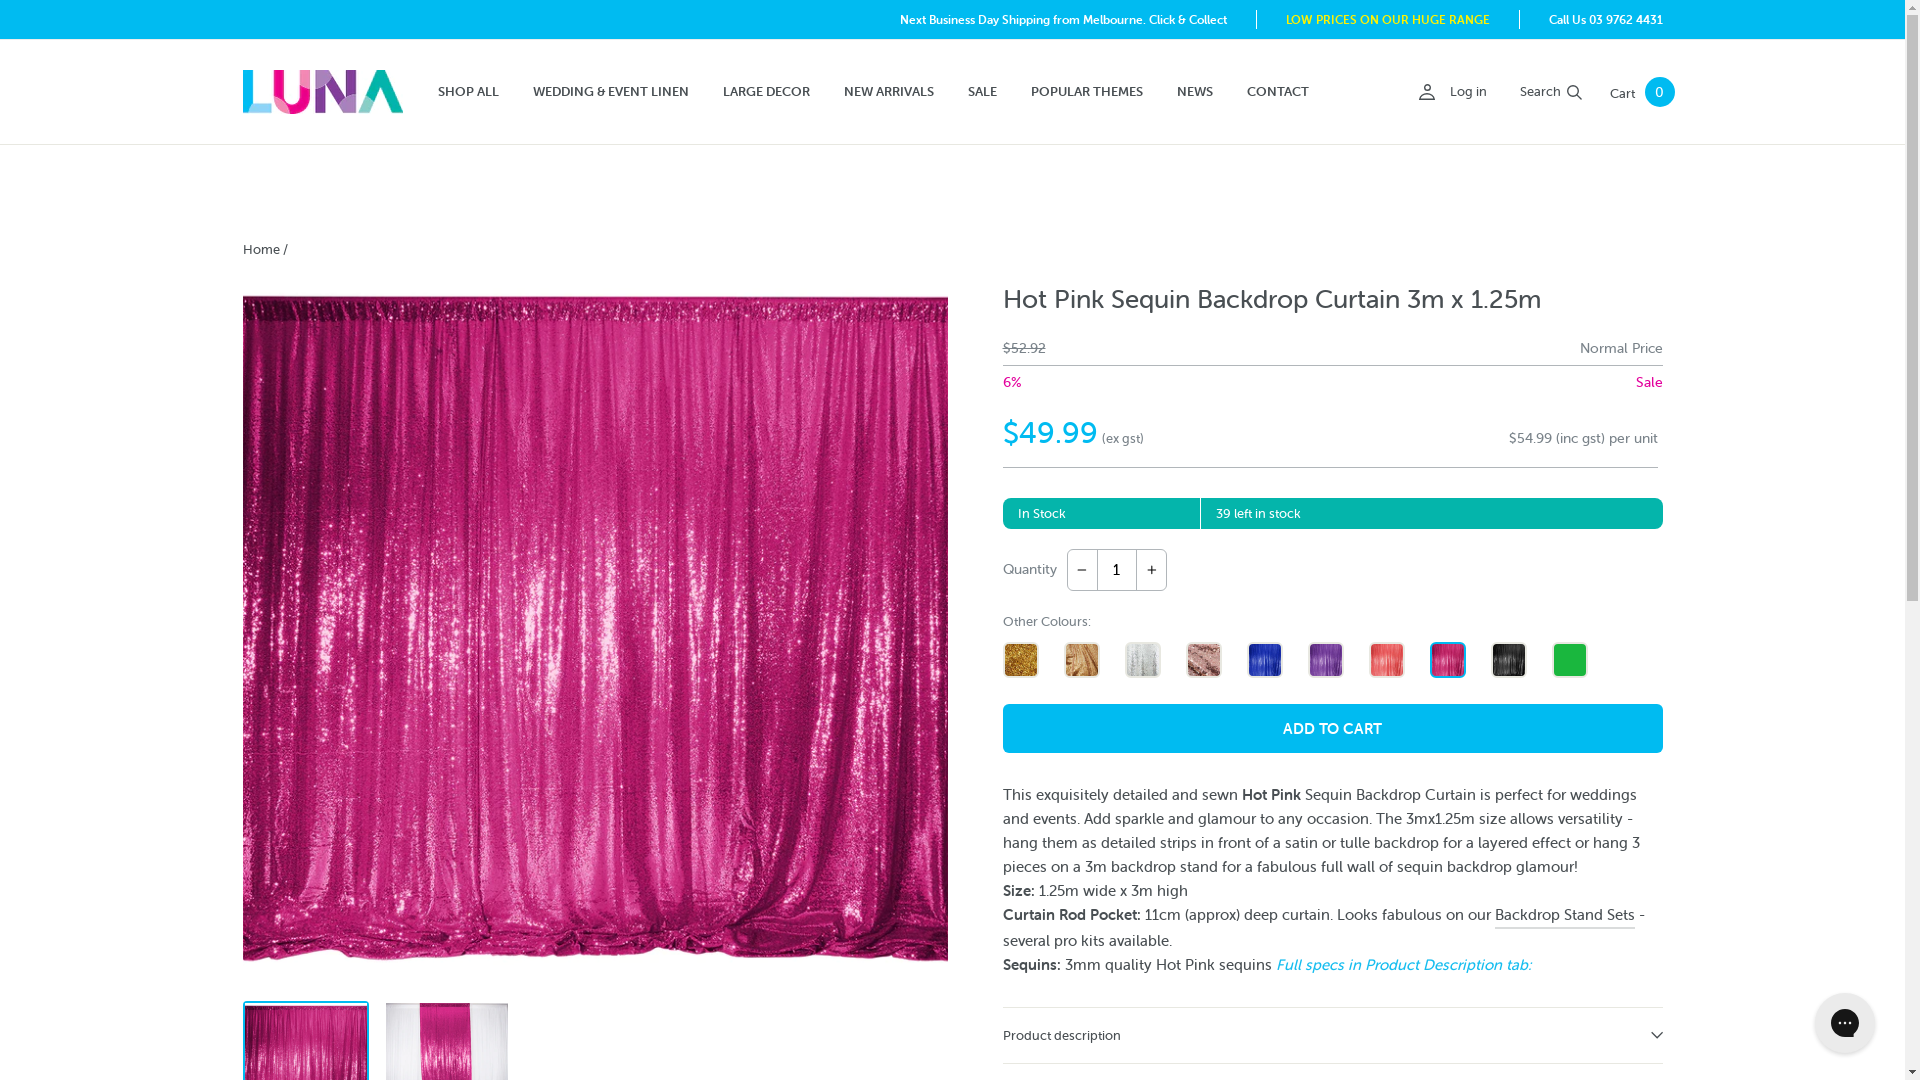  I want to click on 'Product description', so click(1331, 1034).